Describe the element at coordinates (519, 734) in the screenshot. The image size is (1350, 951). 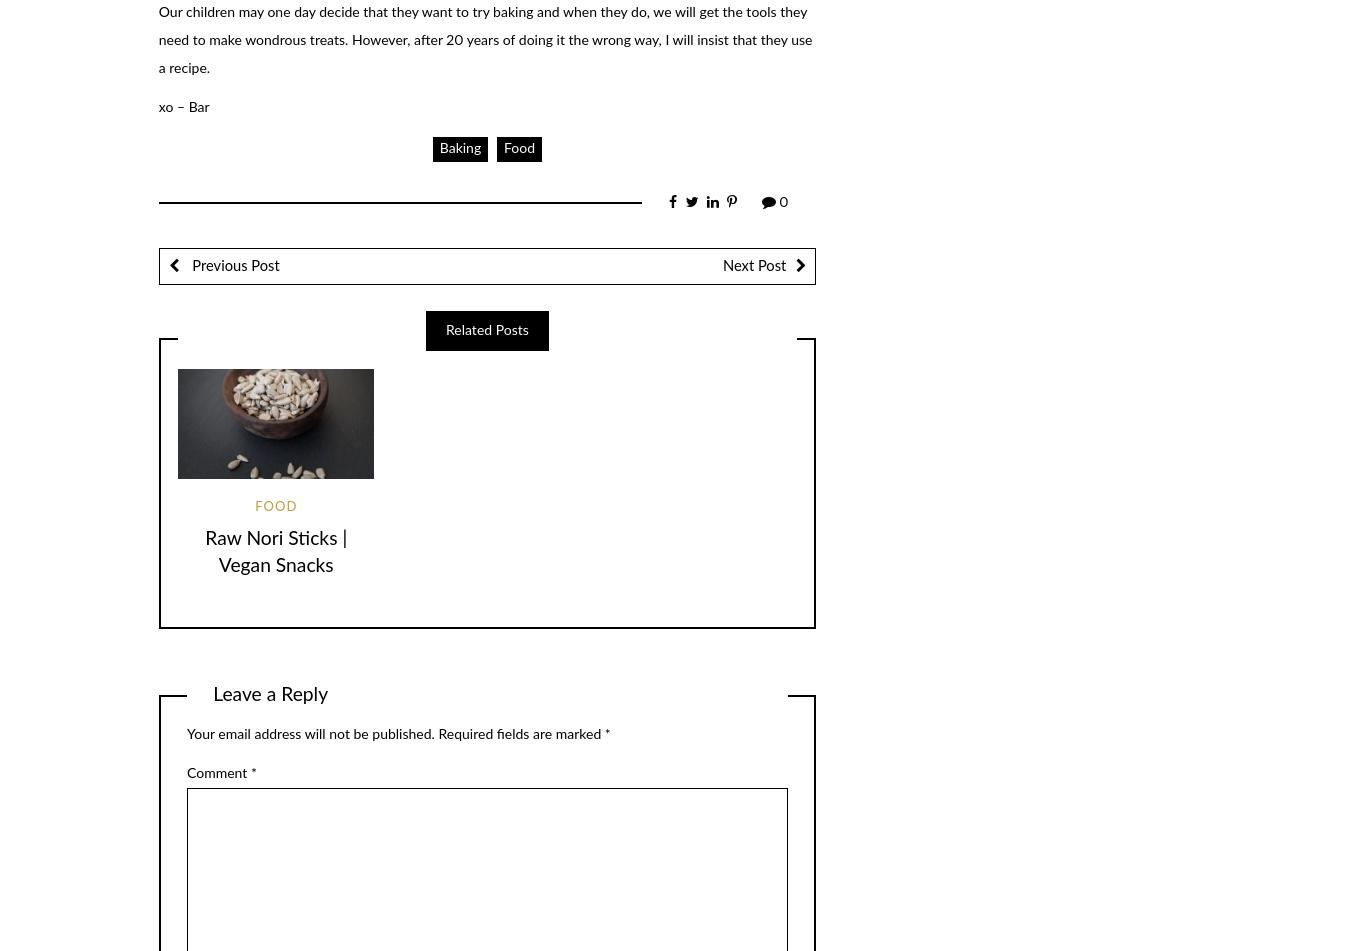
I see `'Required fields are marked'` at that location.